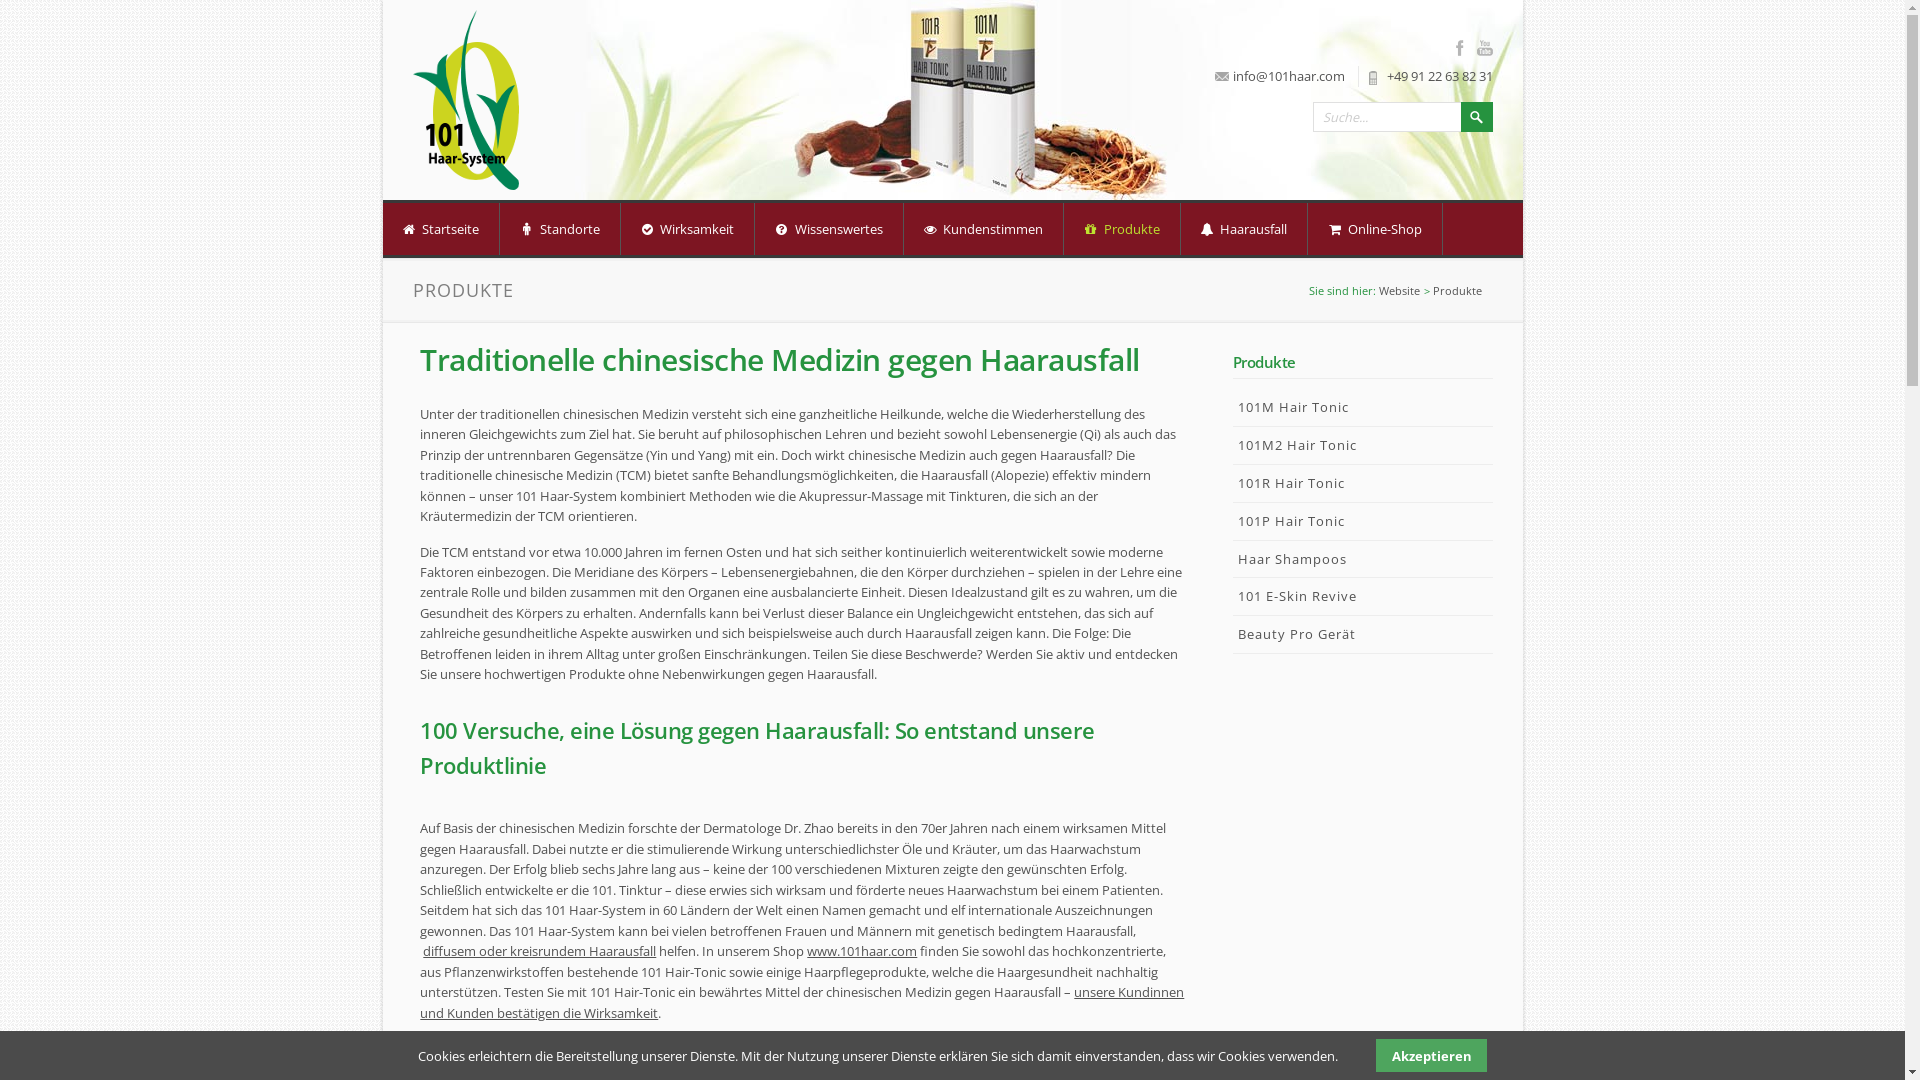  I want to click on 'info@101haar.com', so click(1287, 75).